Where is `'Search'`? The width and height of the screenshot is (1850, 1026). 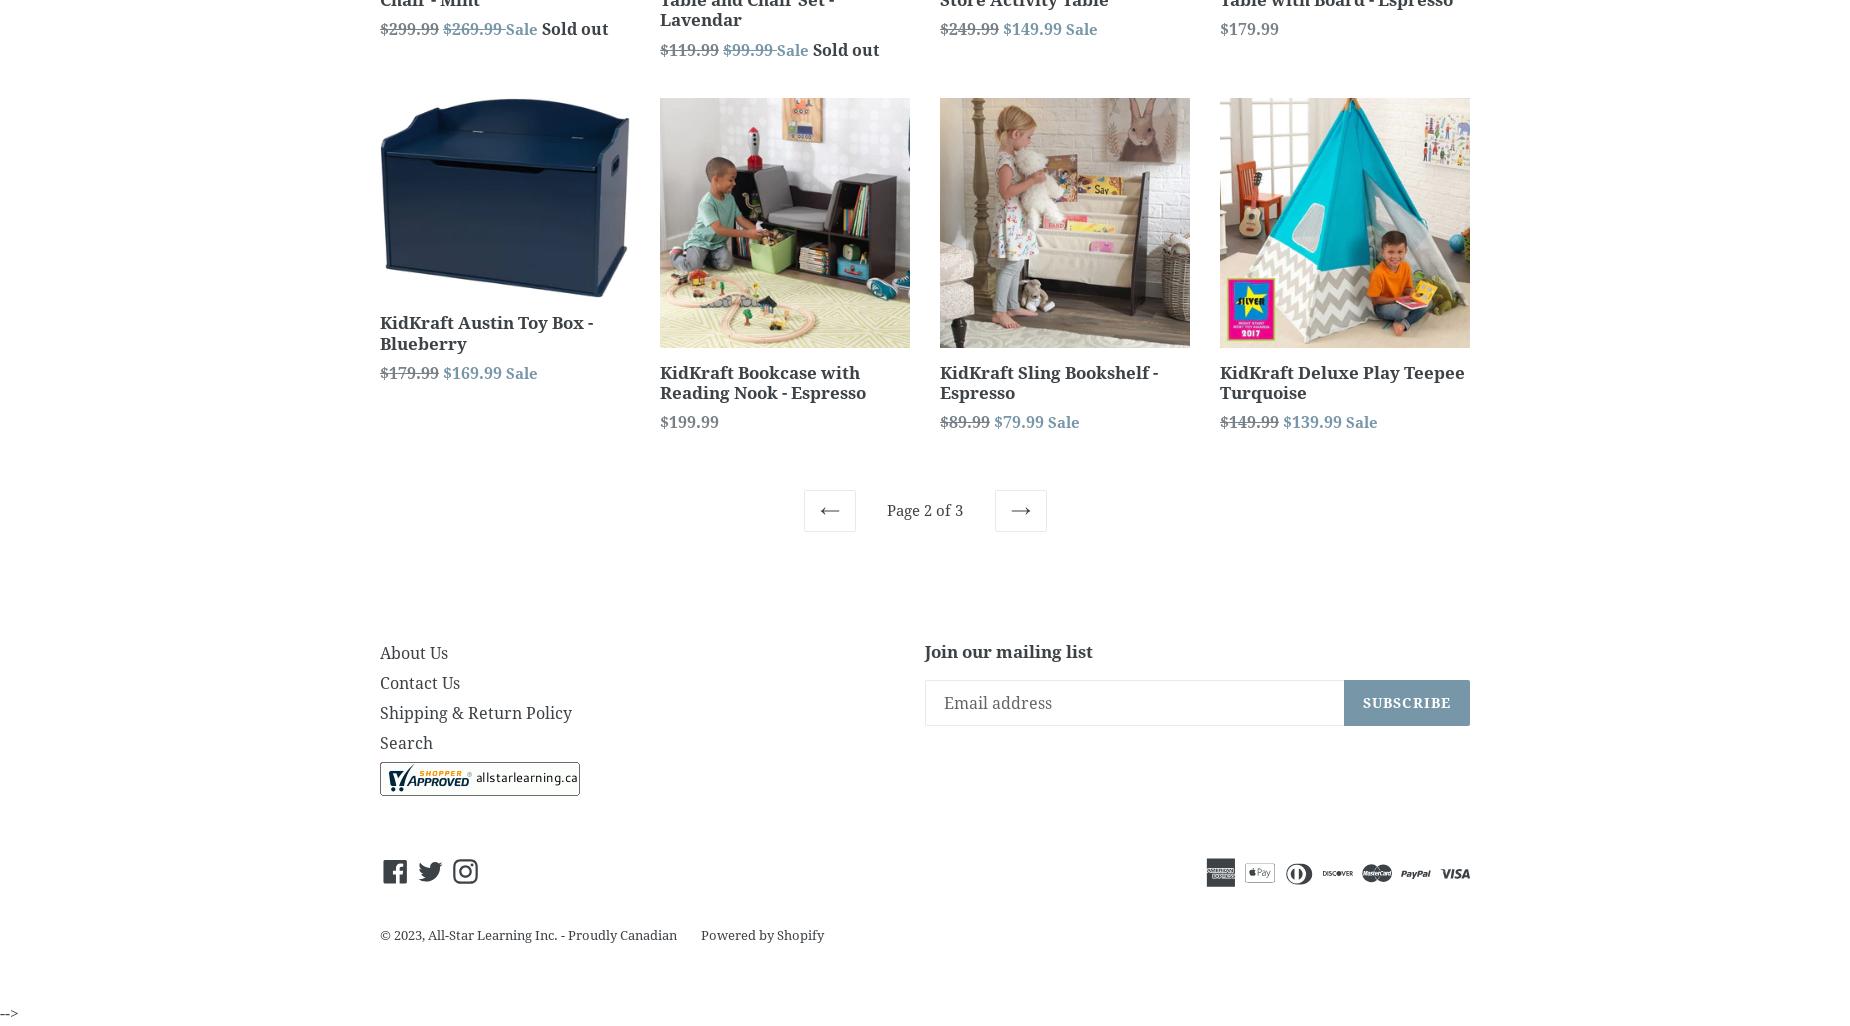 'Search' is located at coordinates (405, 743).